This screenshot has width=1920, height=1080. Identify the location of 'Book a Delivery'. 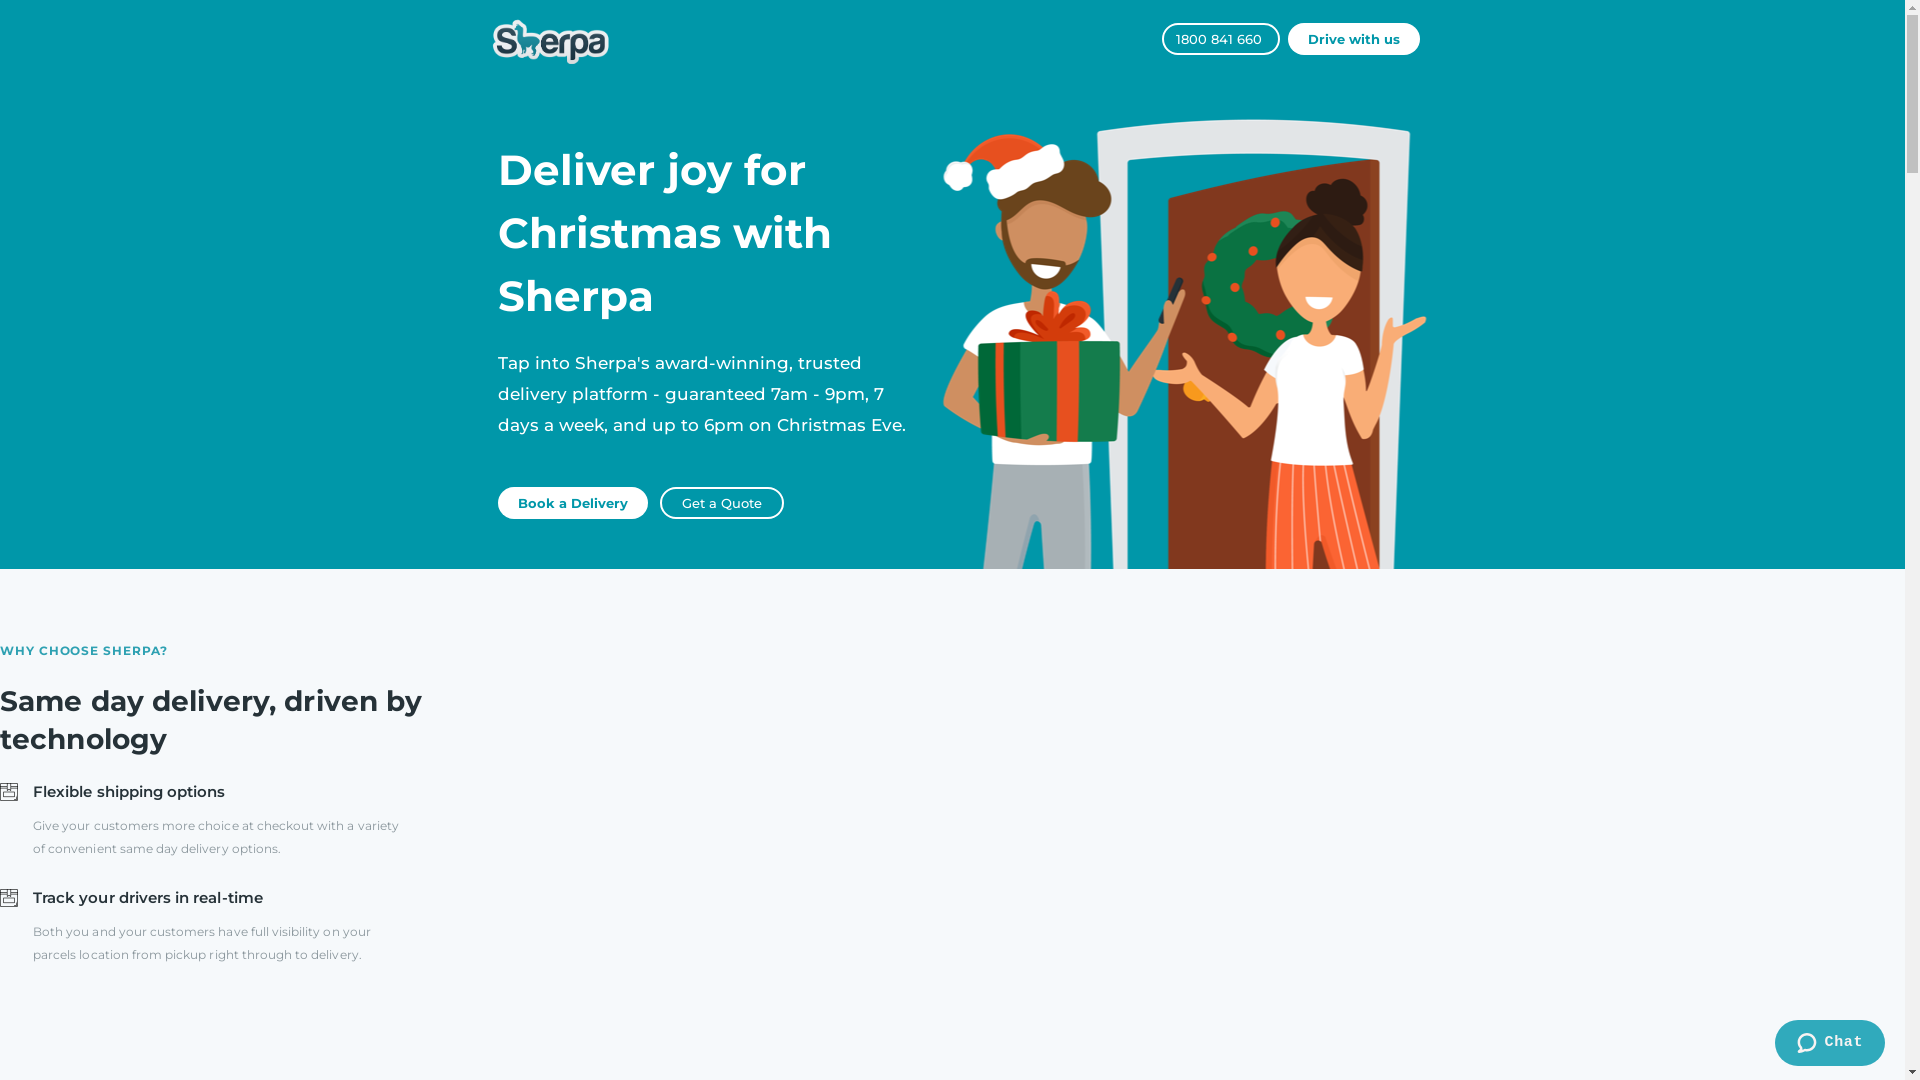
(571, 501).